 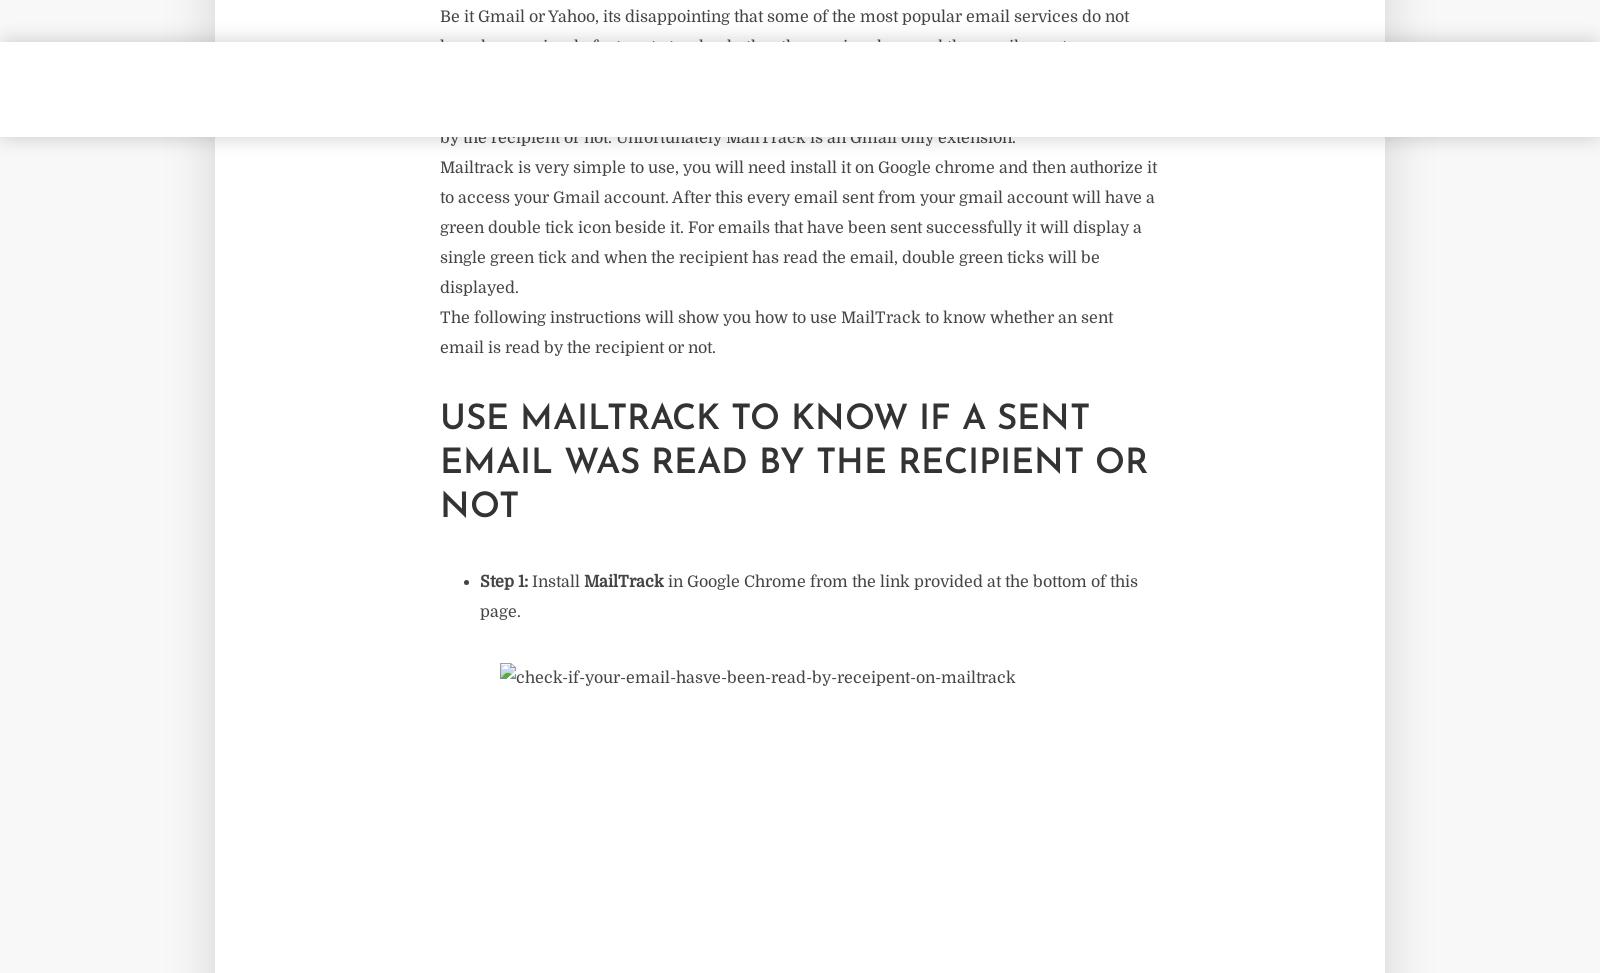 I want to click on 'How to Download a Copy of your Data from Orkut', so click(x=375, y=183).